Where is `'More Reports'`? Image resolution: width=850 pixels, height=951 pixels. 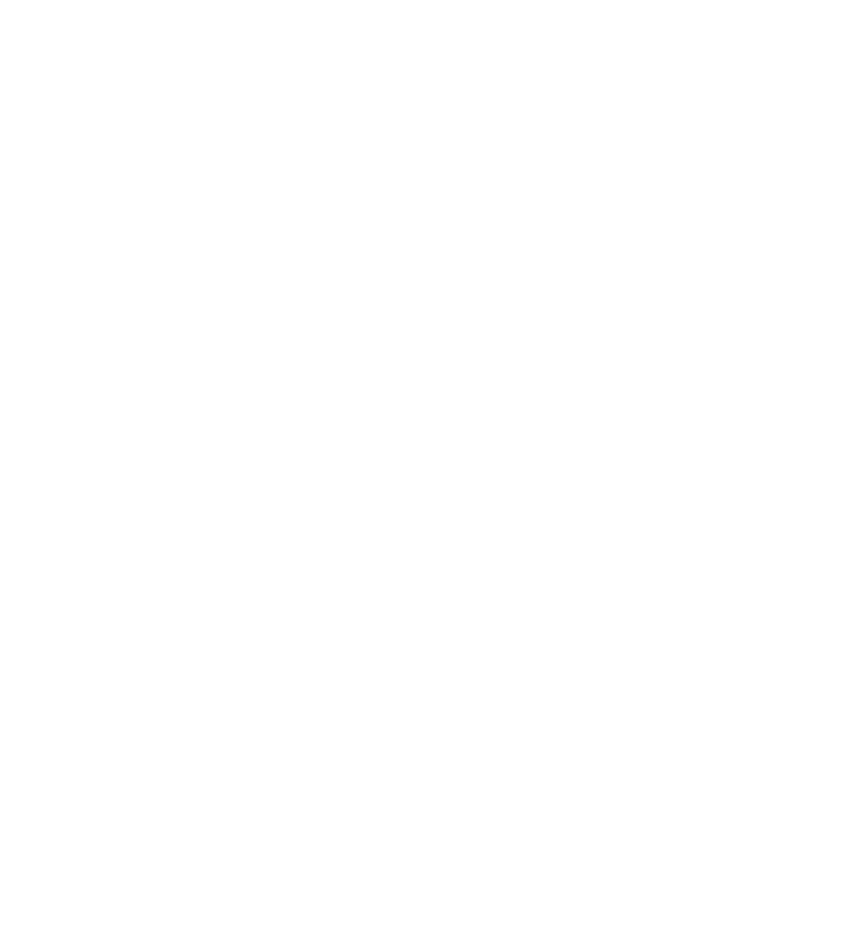 'More Reports' is located at coordinates (120, 211).